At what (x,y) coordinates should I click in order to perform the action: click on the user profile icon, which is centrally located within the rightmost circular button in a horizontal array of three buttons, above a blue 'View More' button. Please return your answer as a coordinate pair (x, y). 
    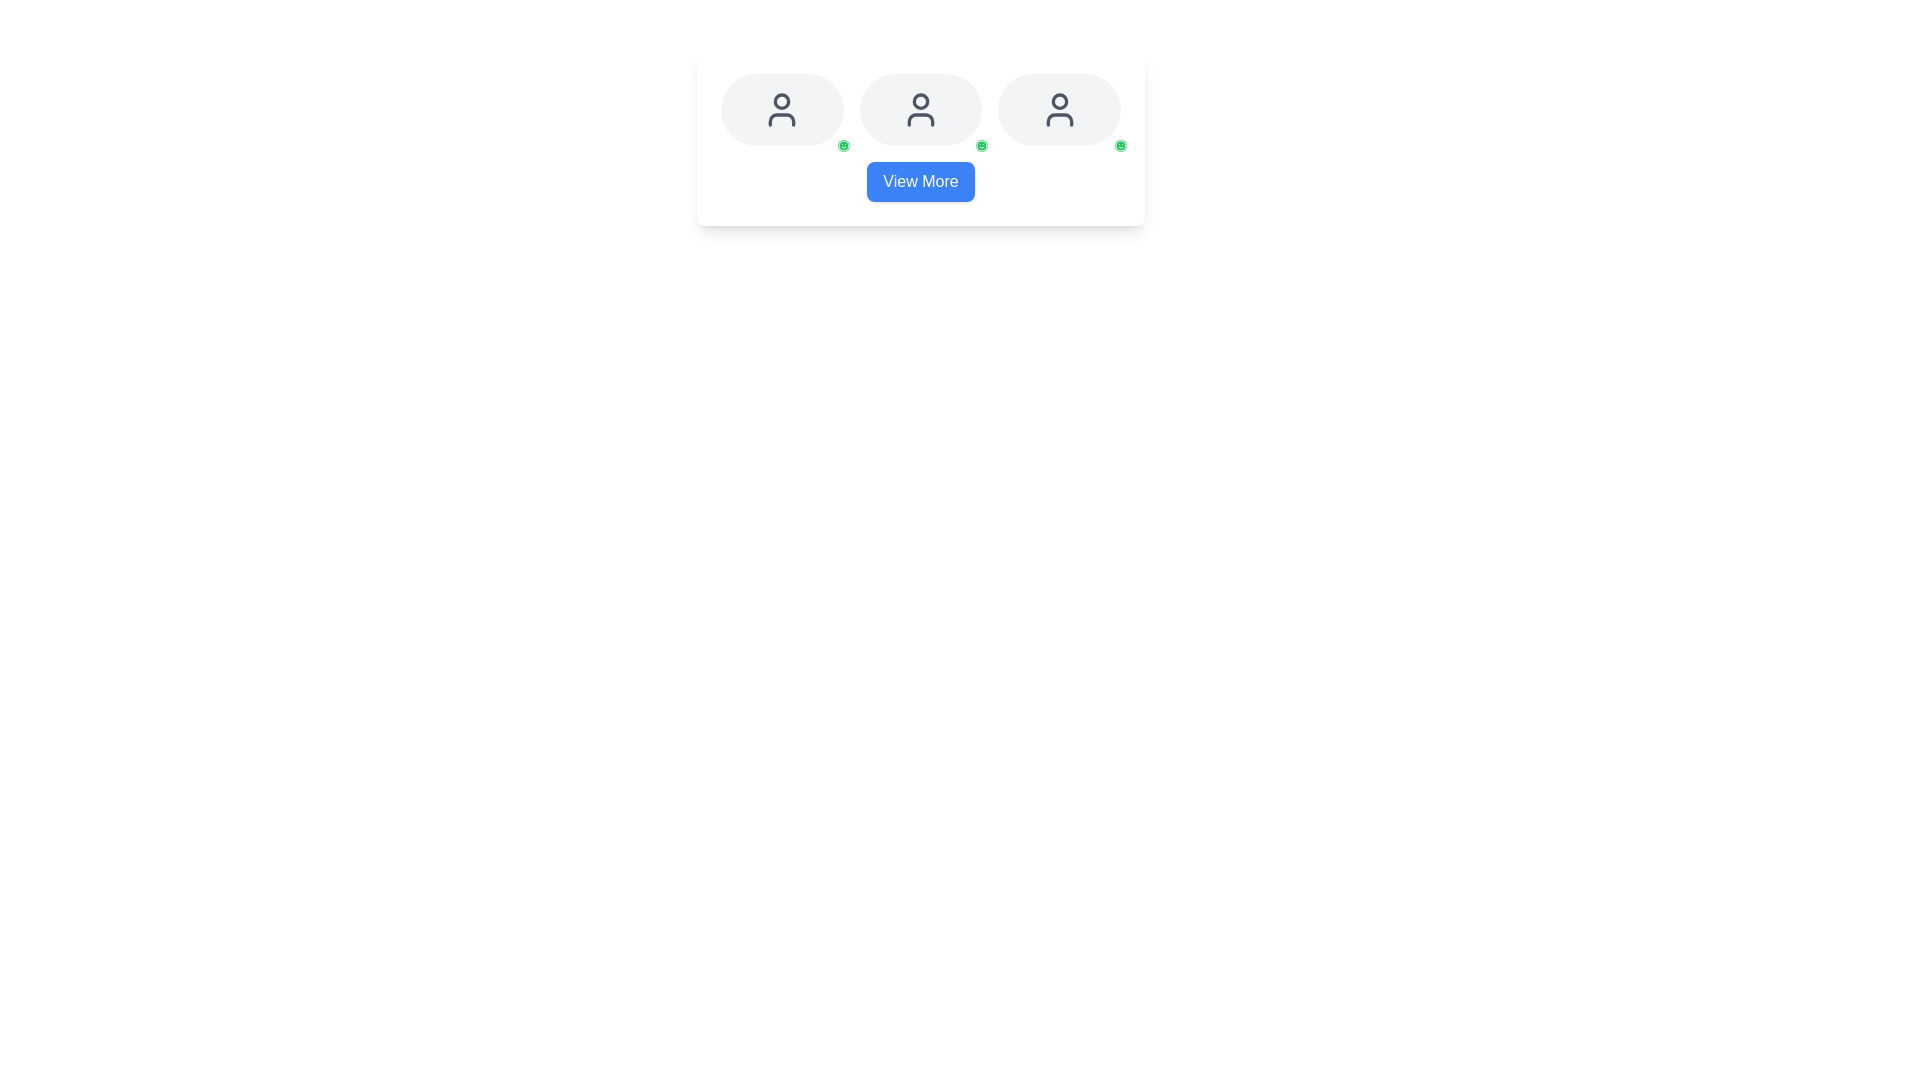
    Looking at the image, I should click on (1058, 110).